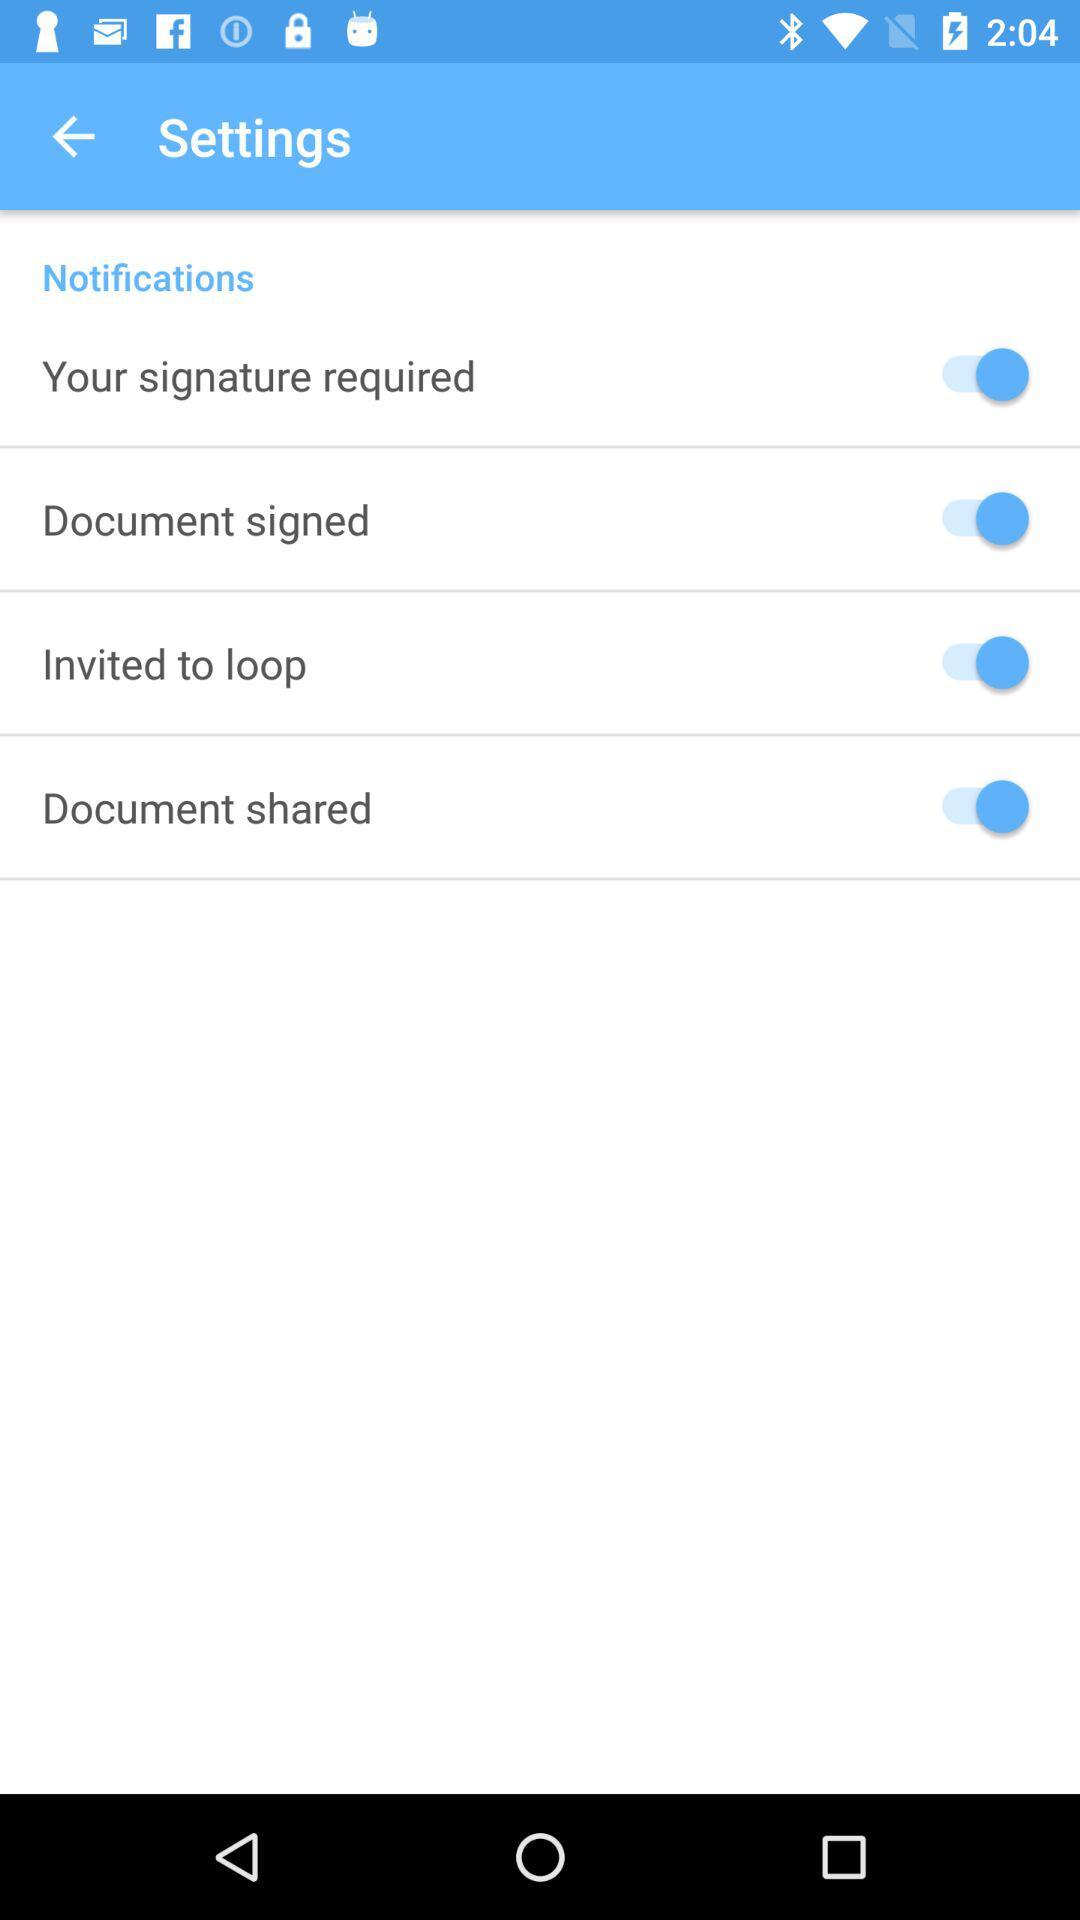  I want to click on the item above the invited to loop icon, so click(206, 518).